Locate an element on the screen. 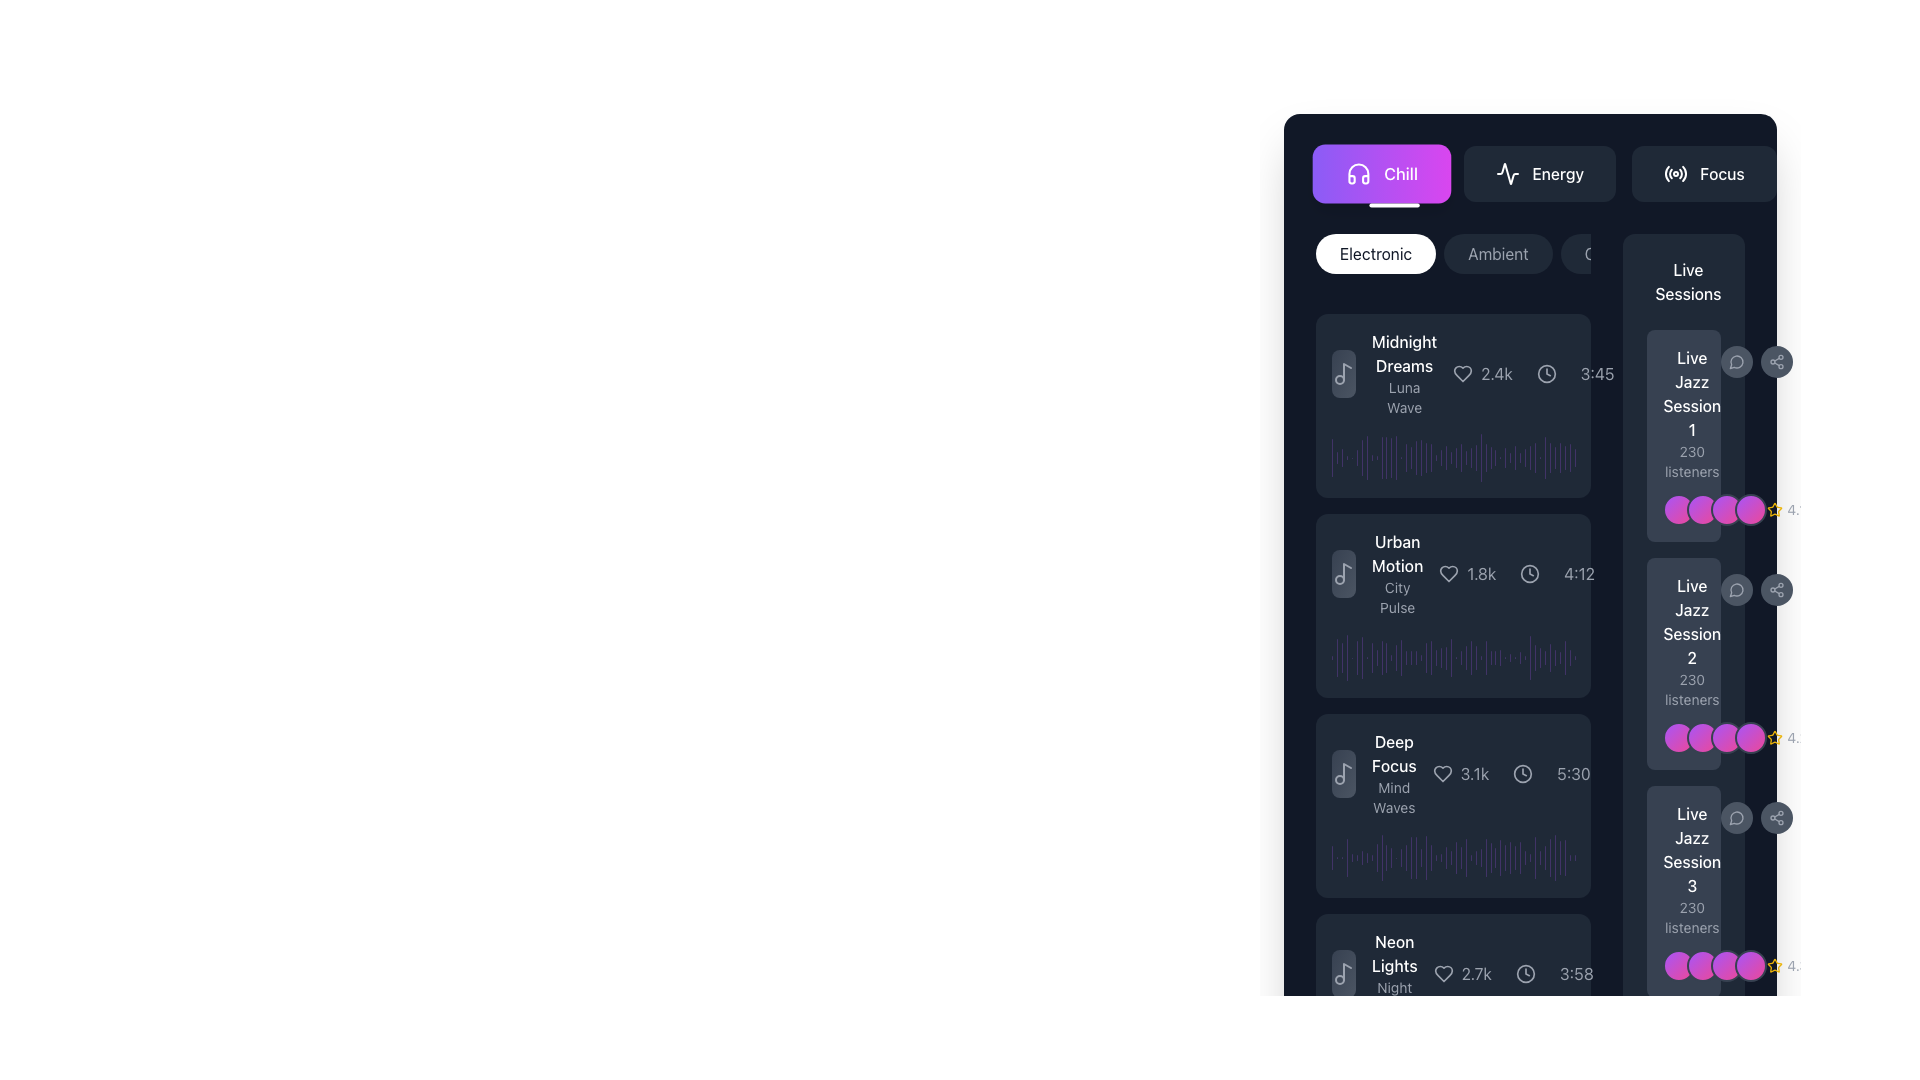 The width and height of the screenshot is (1920, 1080). the 15th vertical bar in the visual indicator collection, which is part of a chart representation is located at coordinates (1400, 856).